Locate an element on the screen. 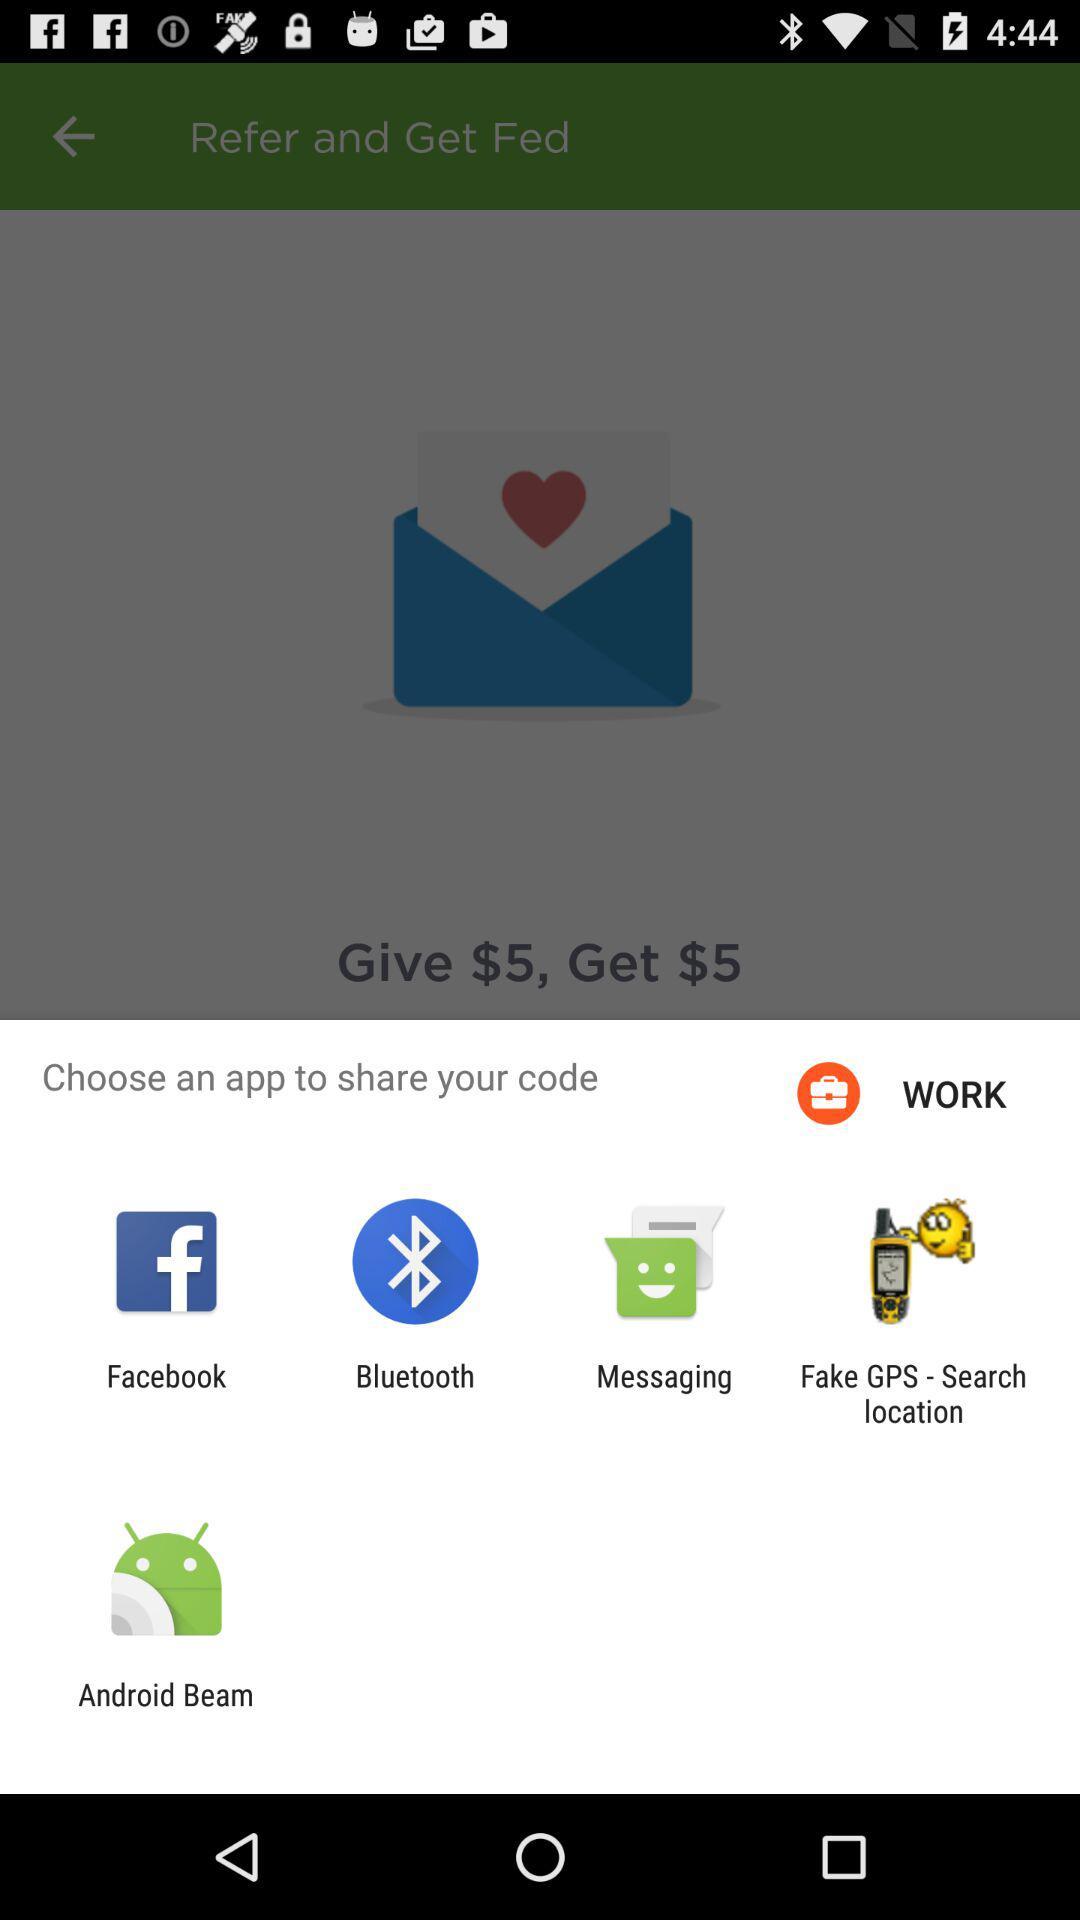 This screenshot has width=1080, height=1920. bluetooth item is located at coordinates (414, 1392).